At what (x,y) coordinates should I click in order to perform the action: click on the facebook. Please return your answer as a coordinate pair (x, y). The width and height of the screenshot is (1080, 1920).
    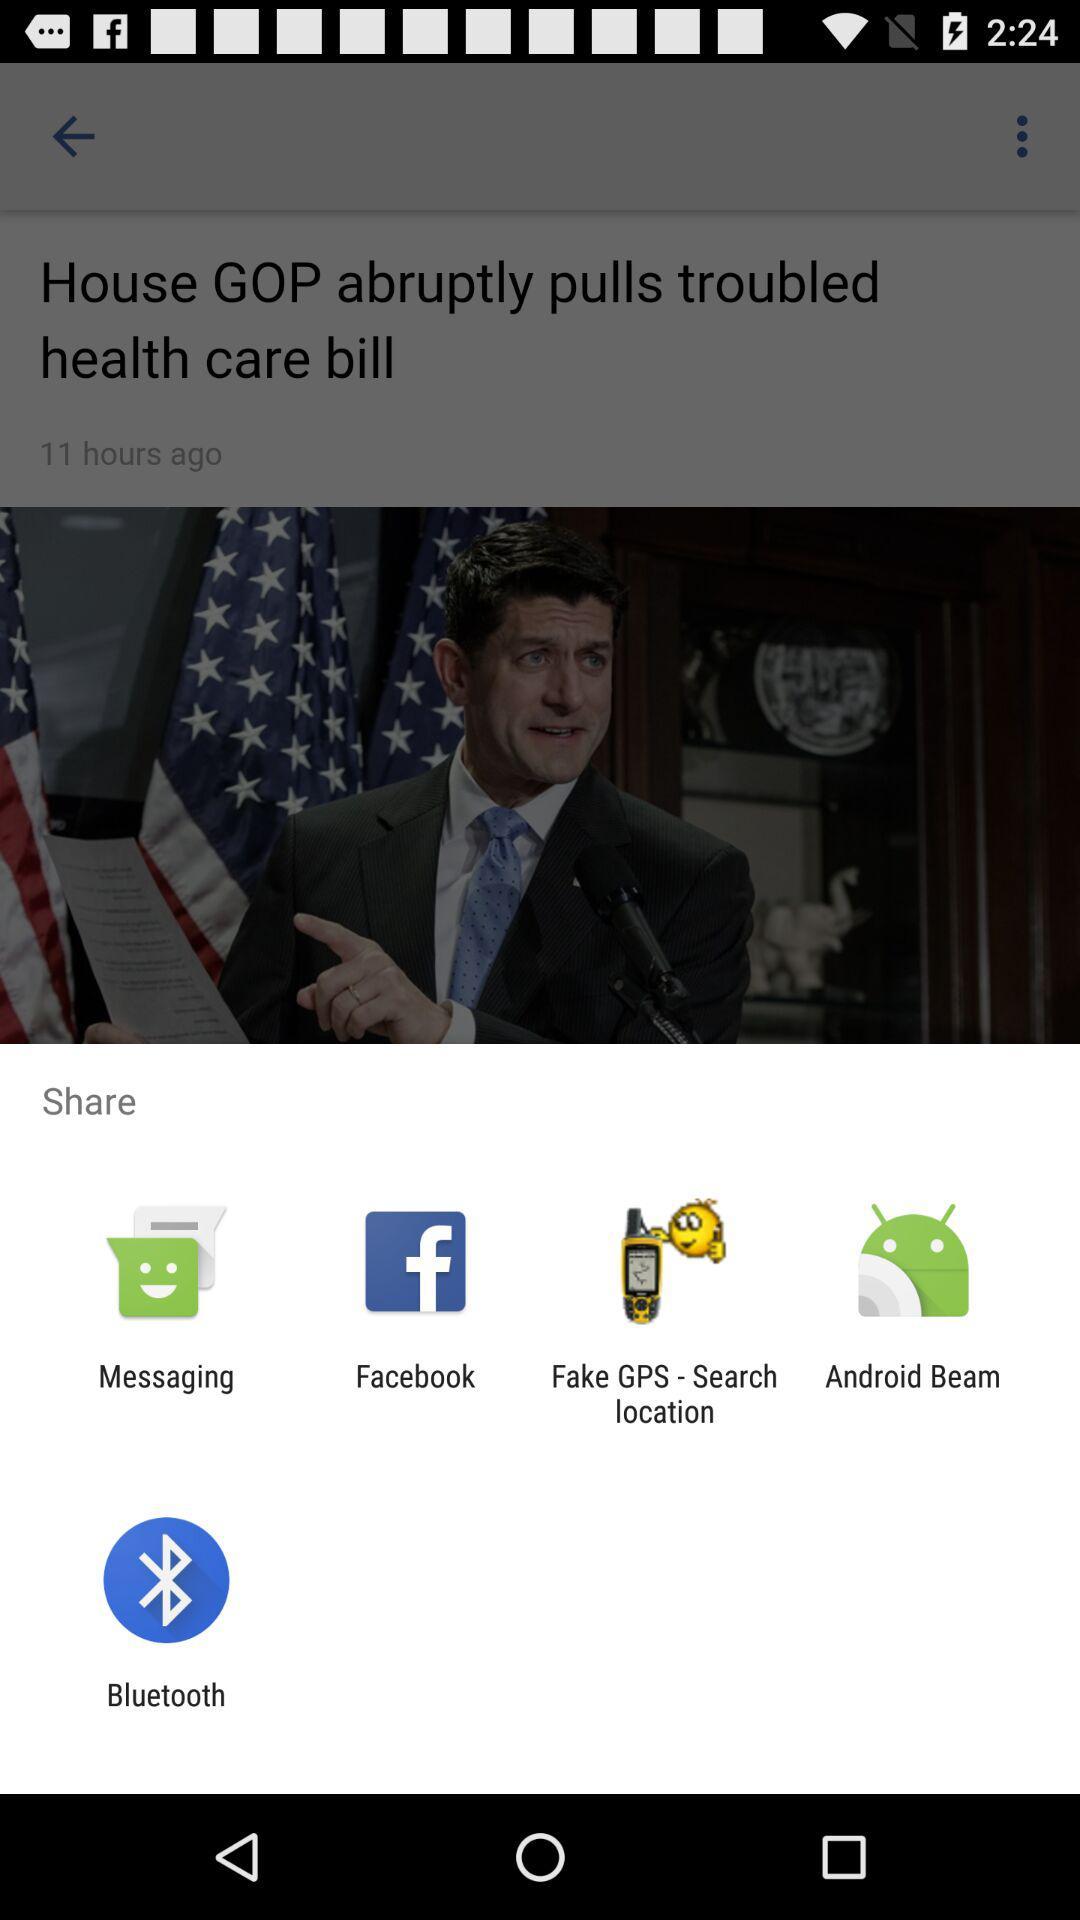
    Looking at the image, I should click on (414, 1392).